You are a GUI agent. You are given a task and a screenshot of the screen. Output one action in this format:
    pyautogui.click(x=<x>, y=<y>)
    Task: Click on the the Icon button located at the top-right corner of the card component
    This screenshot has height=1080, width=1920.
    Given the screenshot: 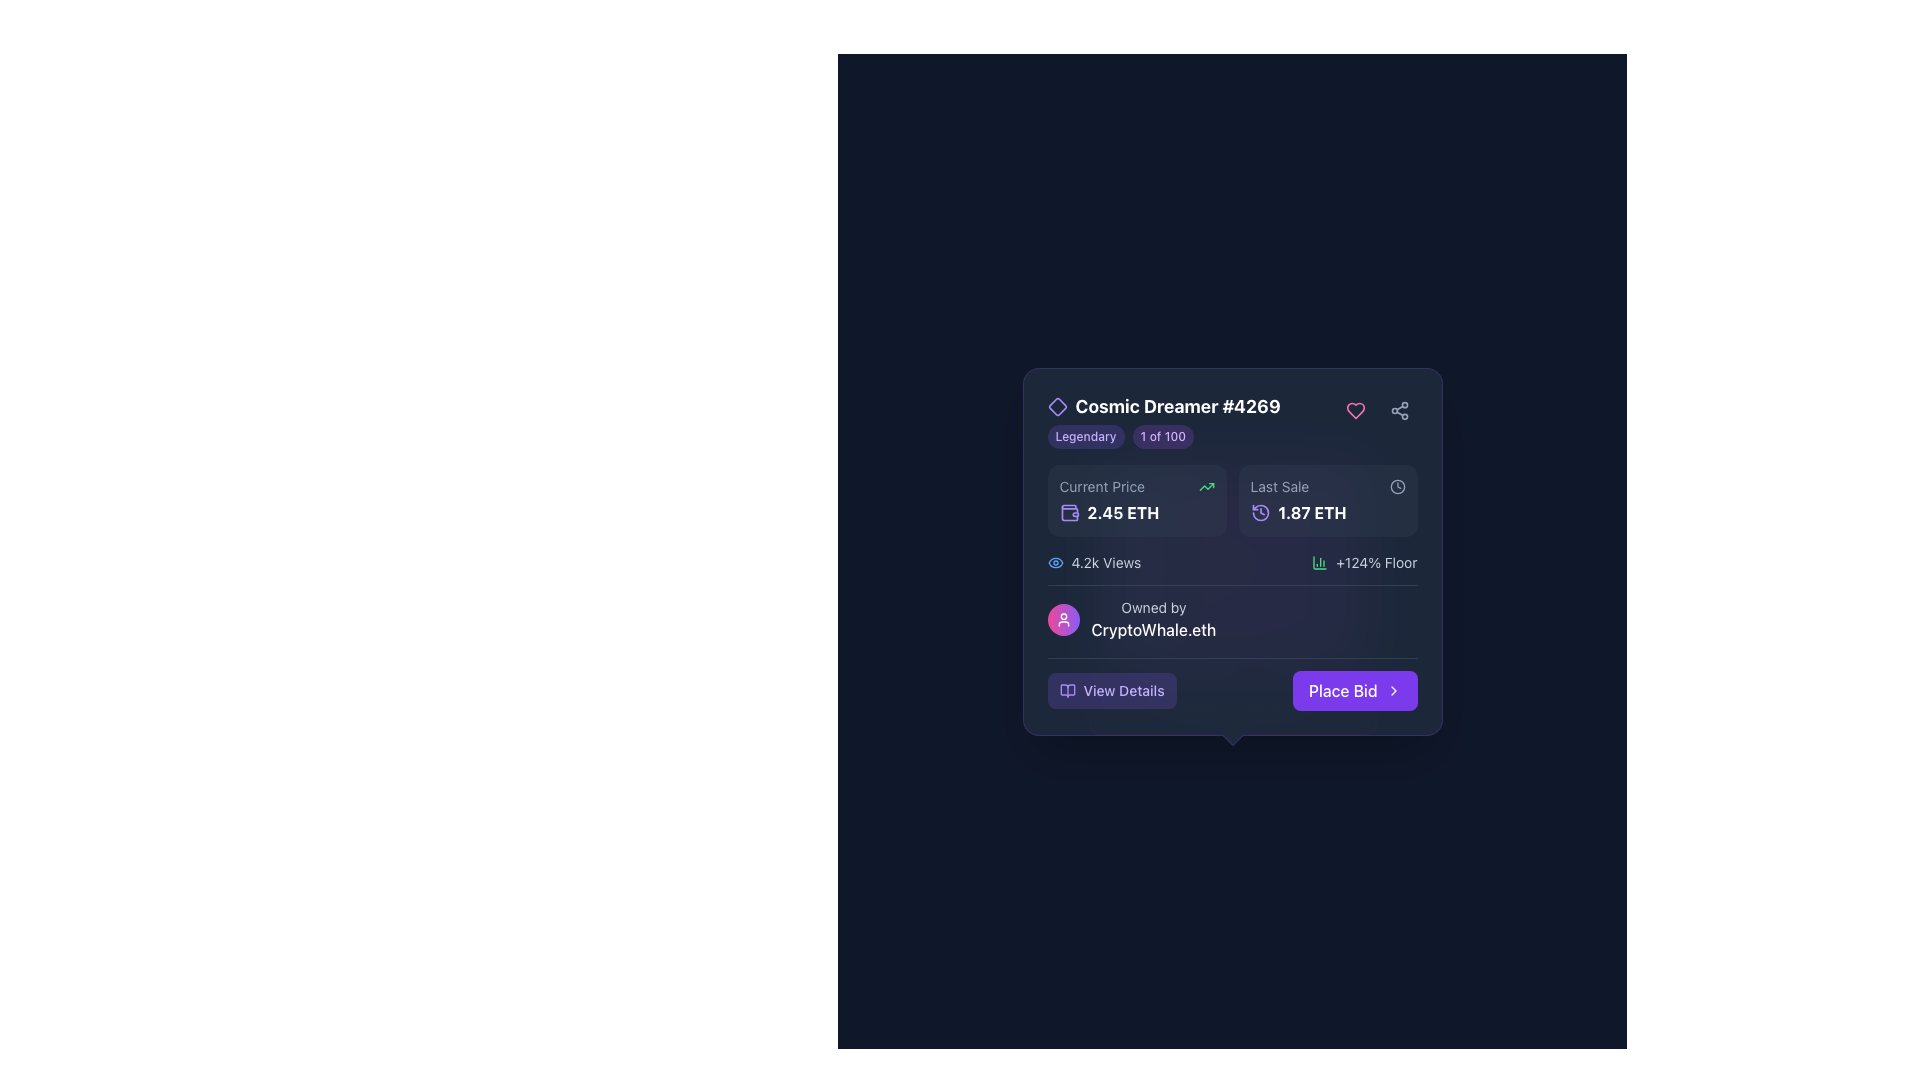 What is the action you would take?
    pyautogui.click(x=1398, y=410)
    